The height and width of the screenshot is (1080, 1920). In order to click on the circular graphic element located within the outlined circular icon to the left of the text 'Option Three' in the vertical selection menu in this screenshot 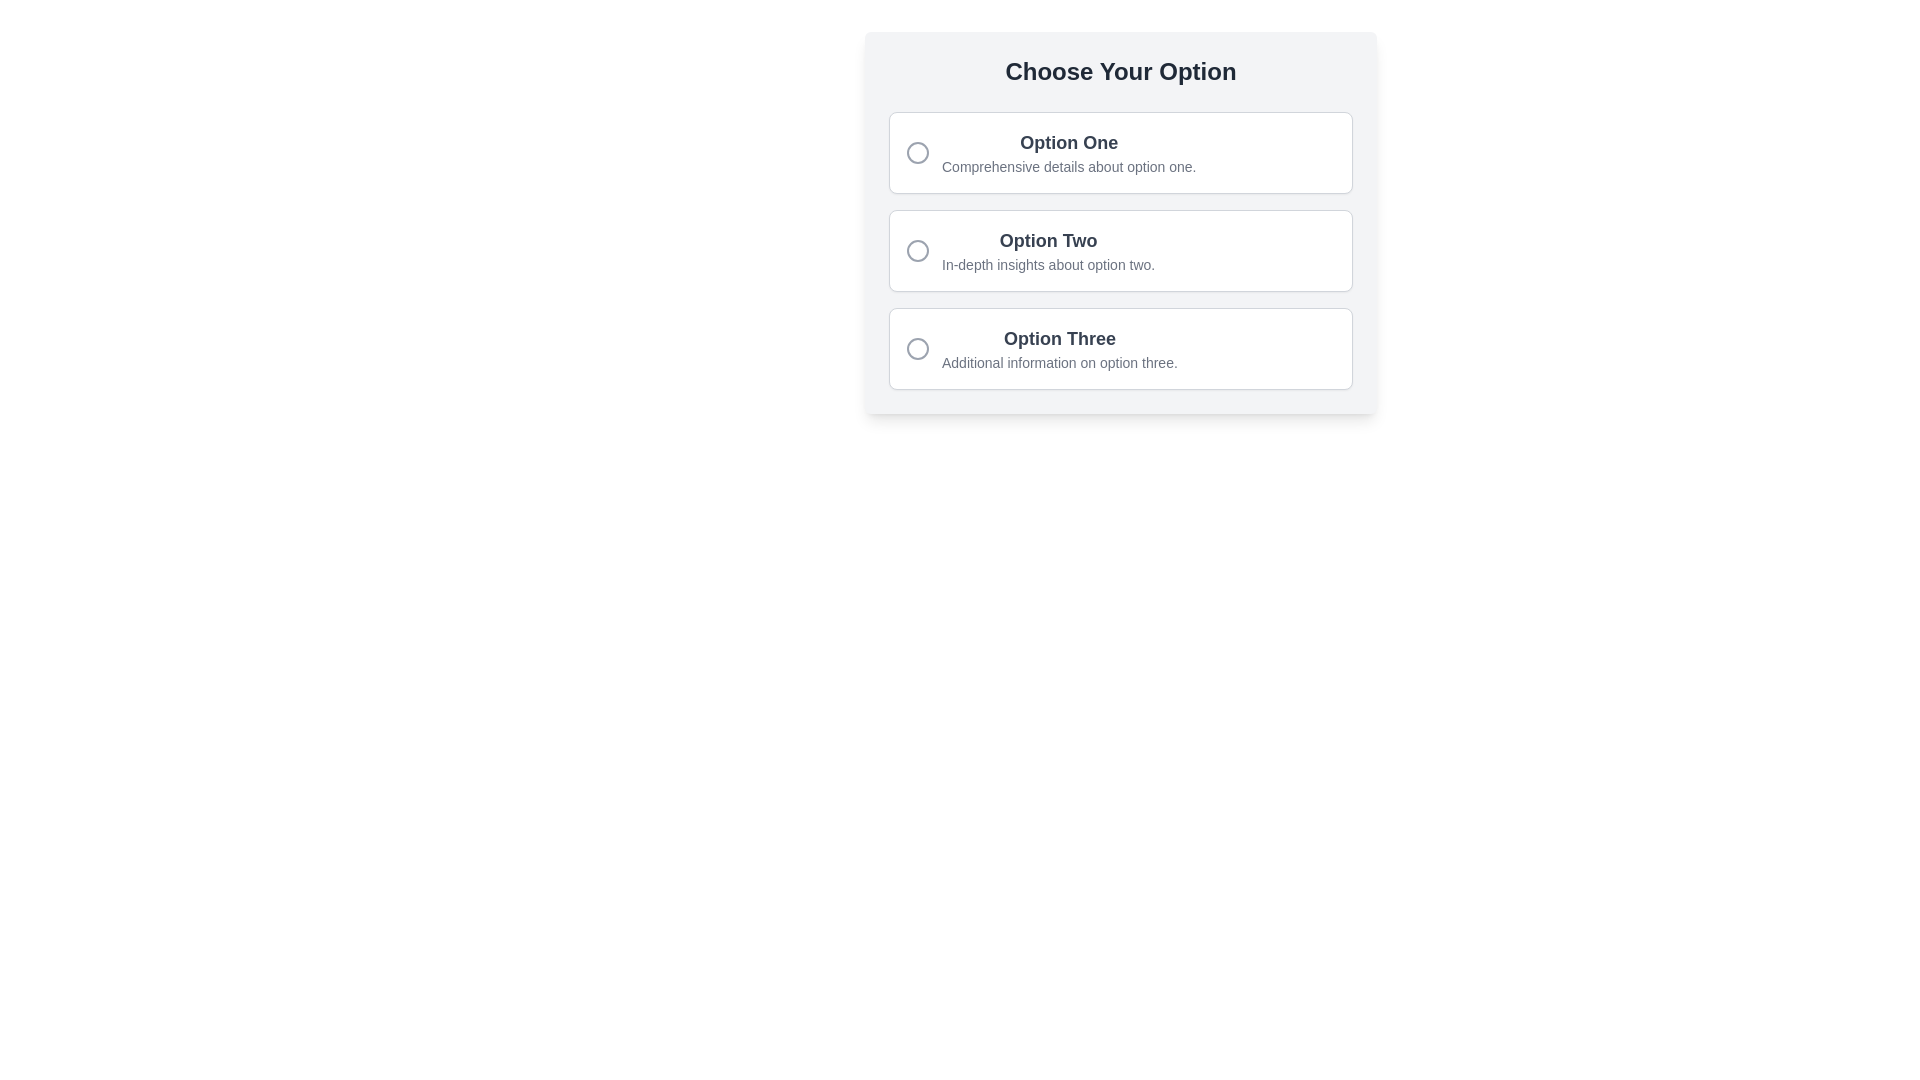, I will do `click(916, 347)`.